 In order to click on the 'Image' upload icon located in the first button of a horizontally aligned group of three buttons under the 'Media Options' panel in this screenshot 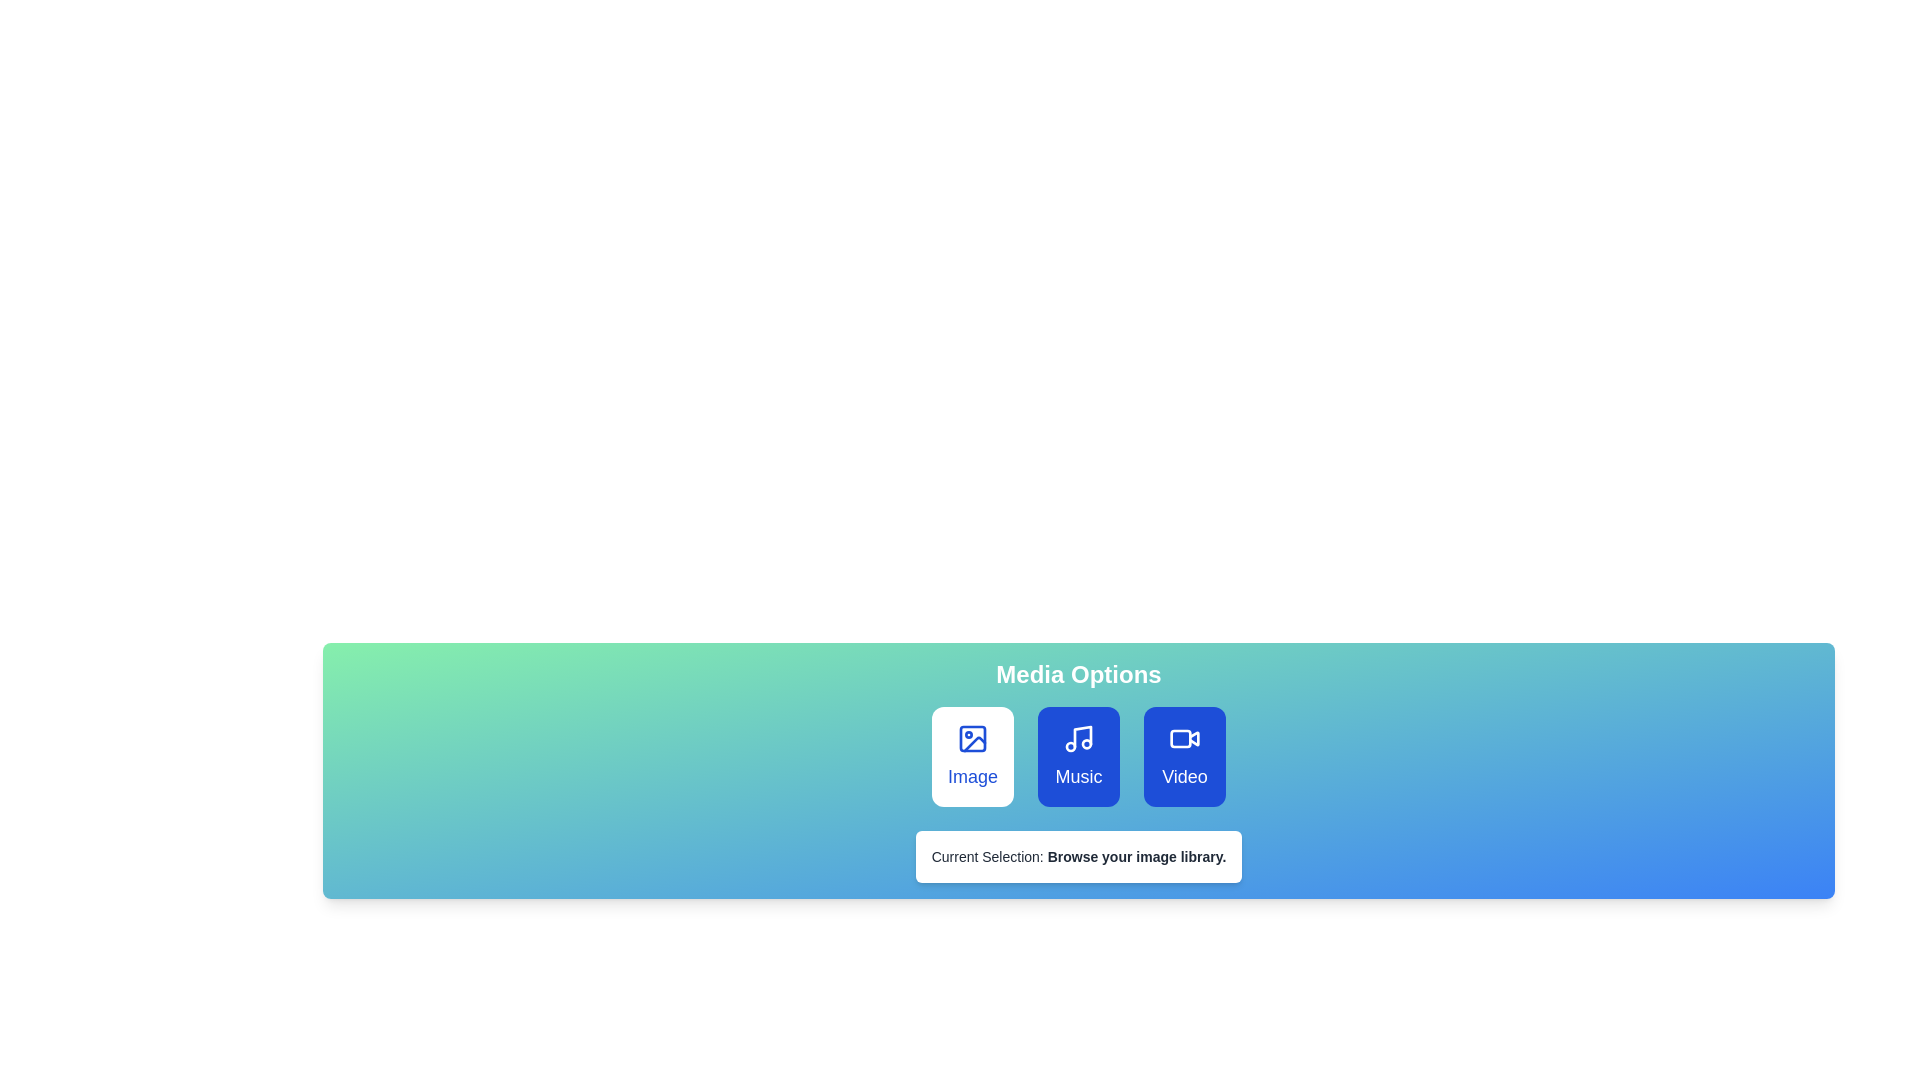, I will do `click(973, 739)`.